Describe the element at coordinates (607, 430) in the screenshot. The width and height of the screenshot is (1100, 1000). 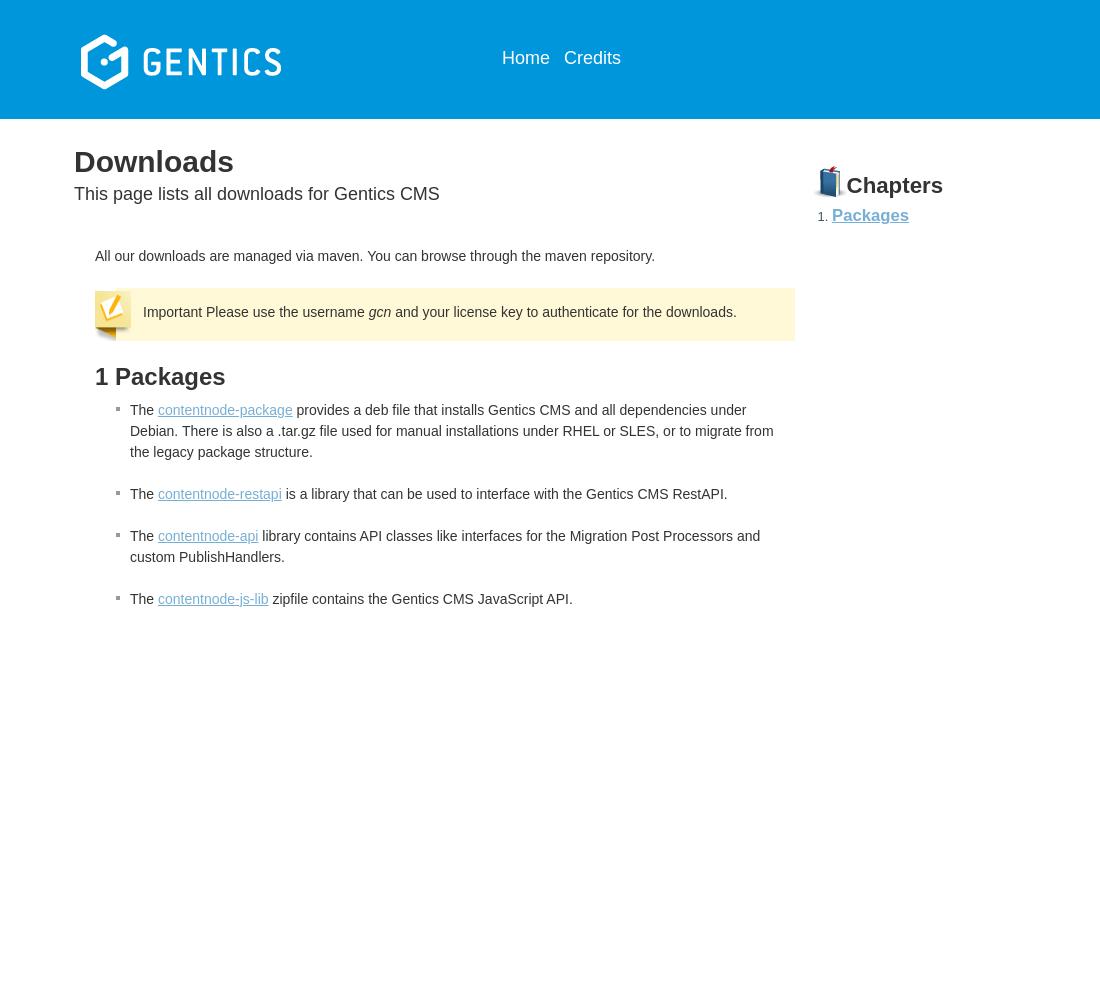
I see `'or'` at that location.